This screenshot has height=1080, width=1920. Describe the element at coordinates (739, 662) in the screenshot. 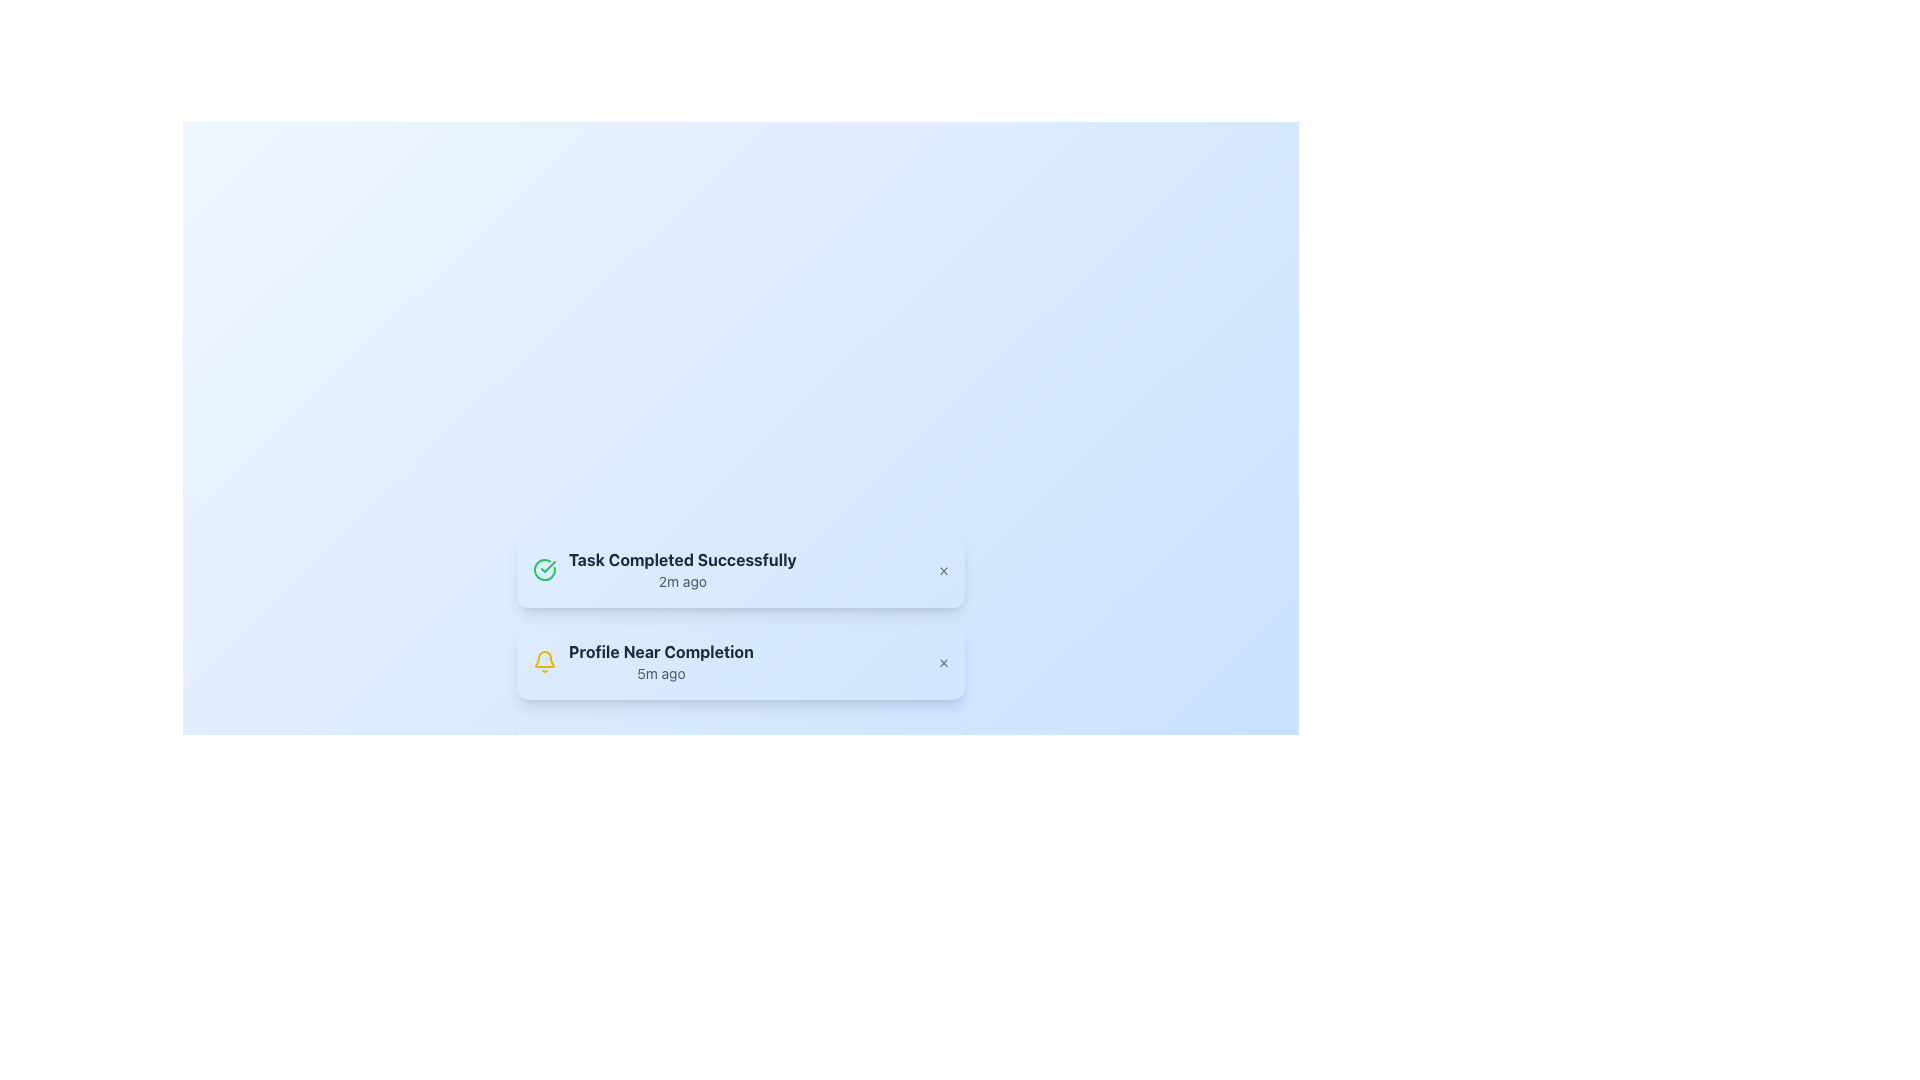

I see `the Notification widget that informs the user of specific status updates, located below 'Task Completed Successfully' and above 'System Update Failed'` at that location.